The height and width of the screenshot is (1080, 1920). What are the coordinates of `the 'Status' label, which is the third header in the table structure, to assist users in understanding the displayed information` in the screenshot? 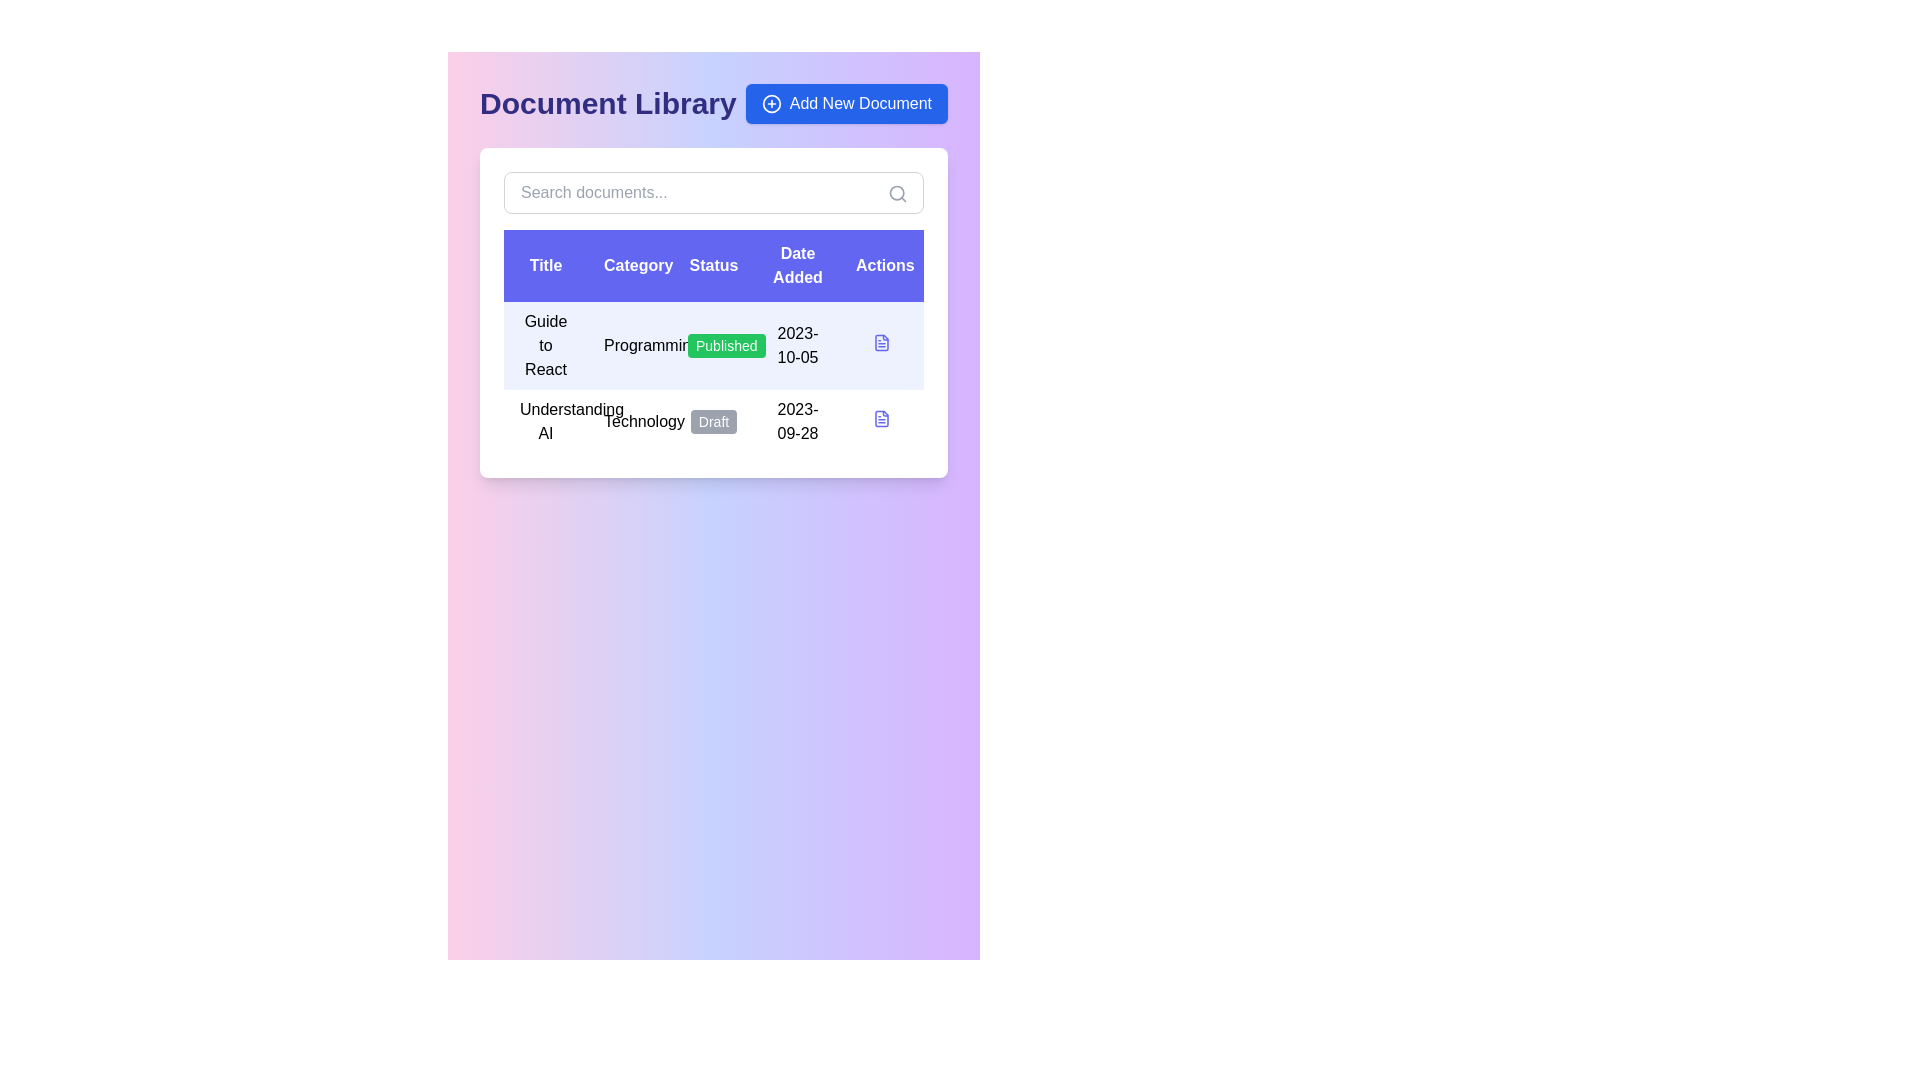 It's located at (714, 265).